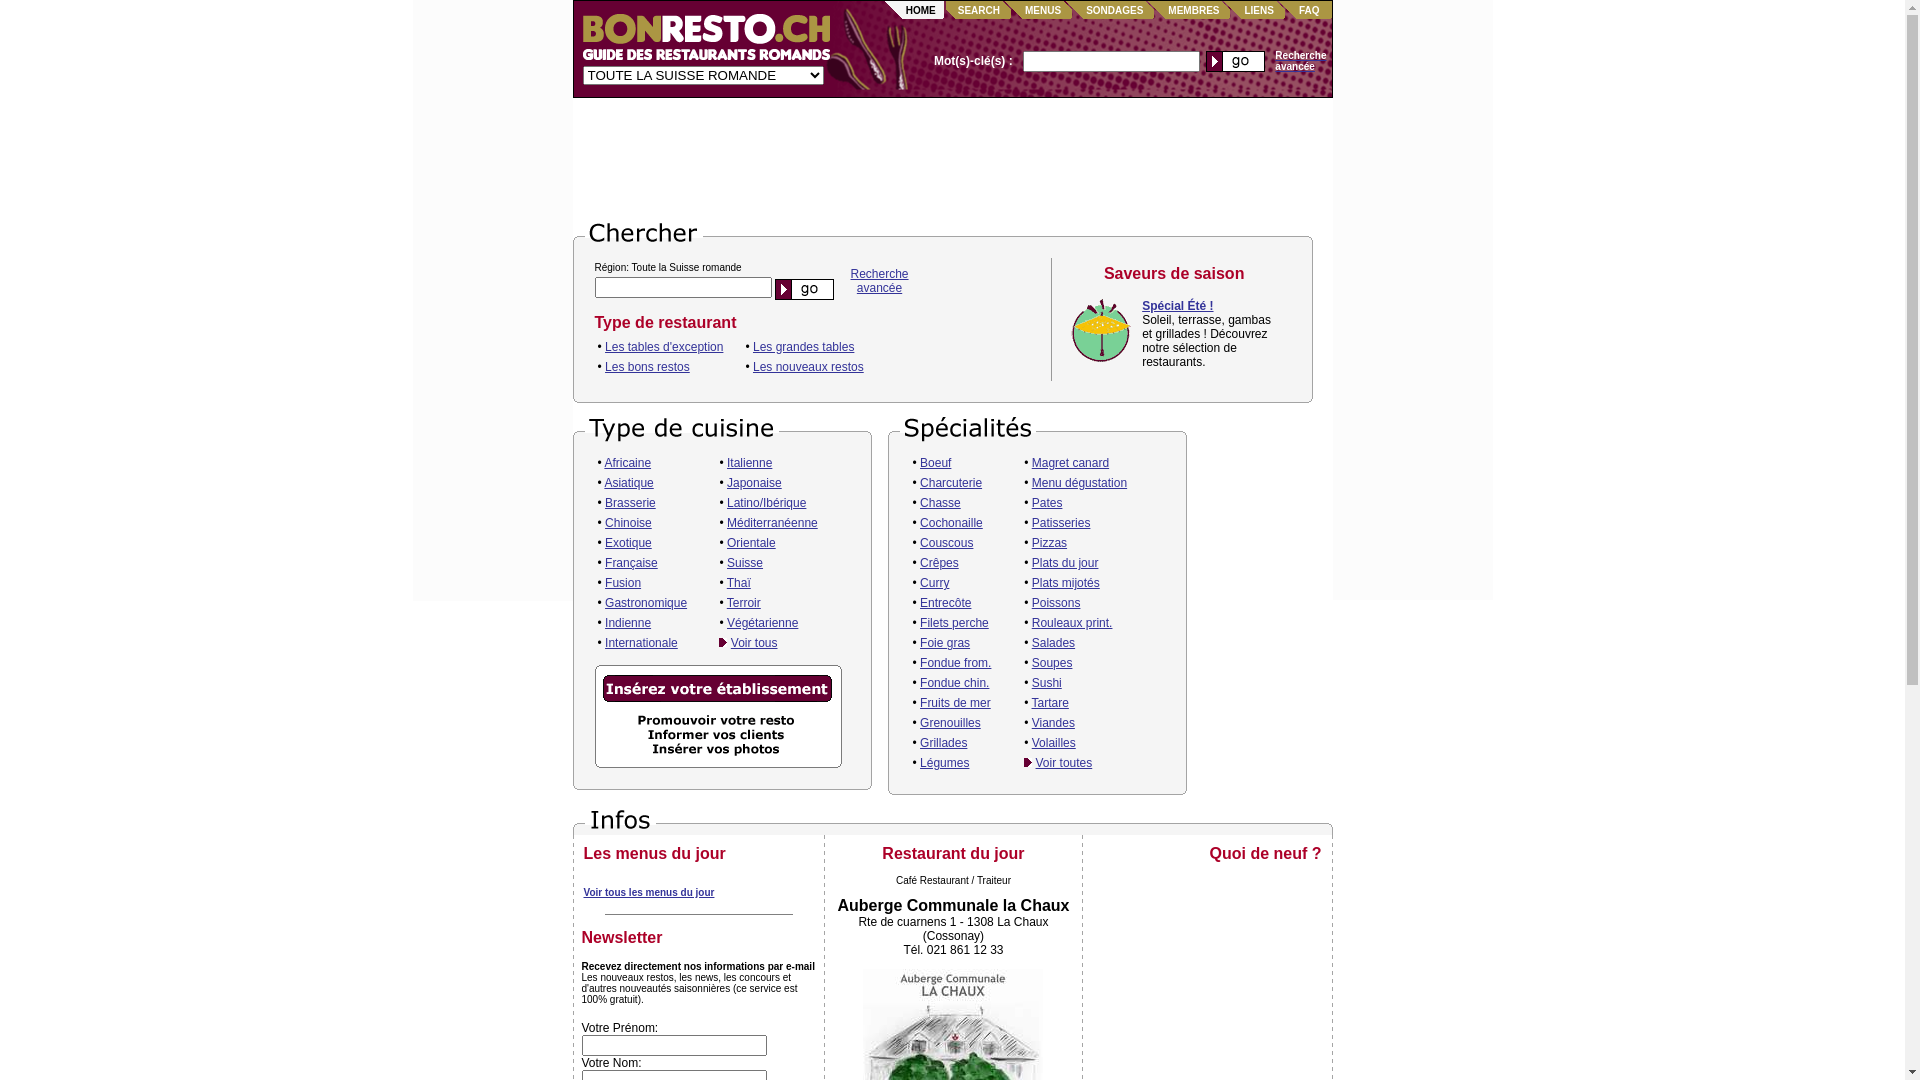  I want to click on 'Patisseries', so click(1060, 522).